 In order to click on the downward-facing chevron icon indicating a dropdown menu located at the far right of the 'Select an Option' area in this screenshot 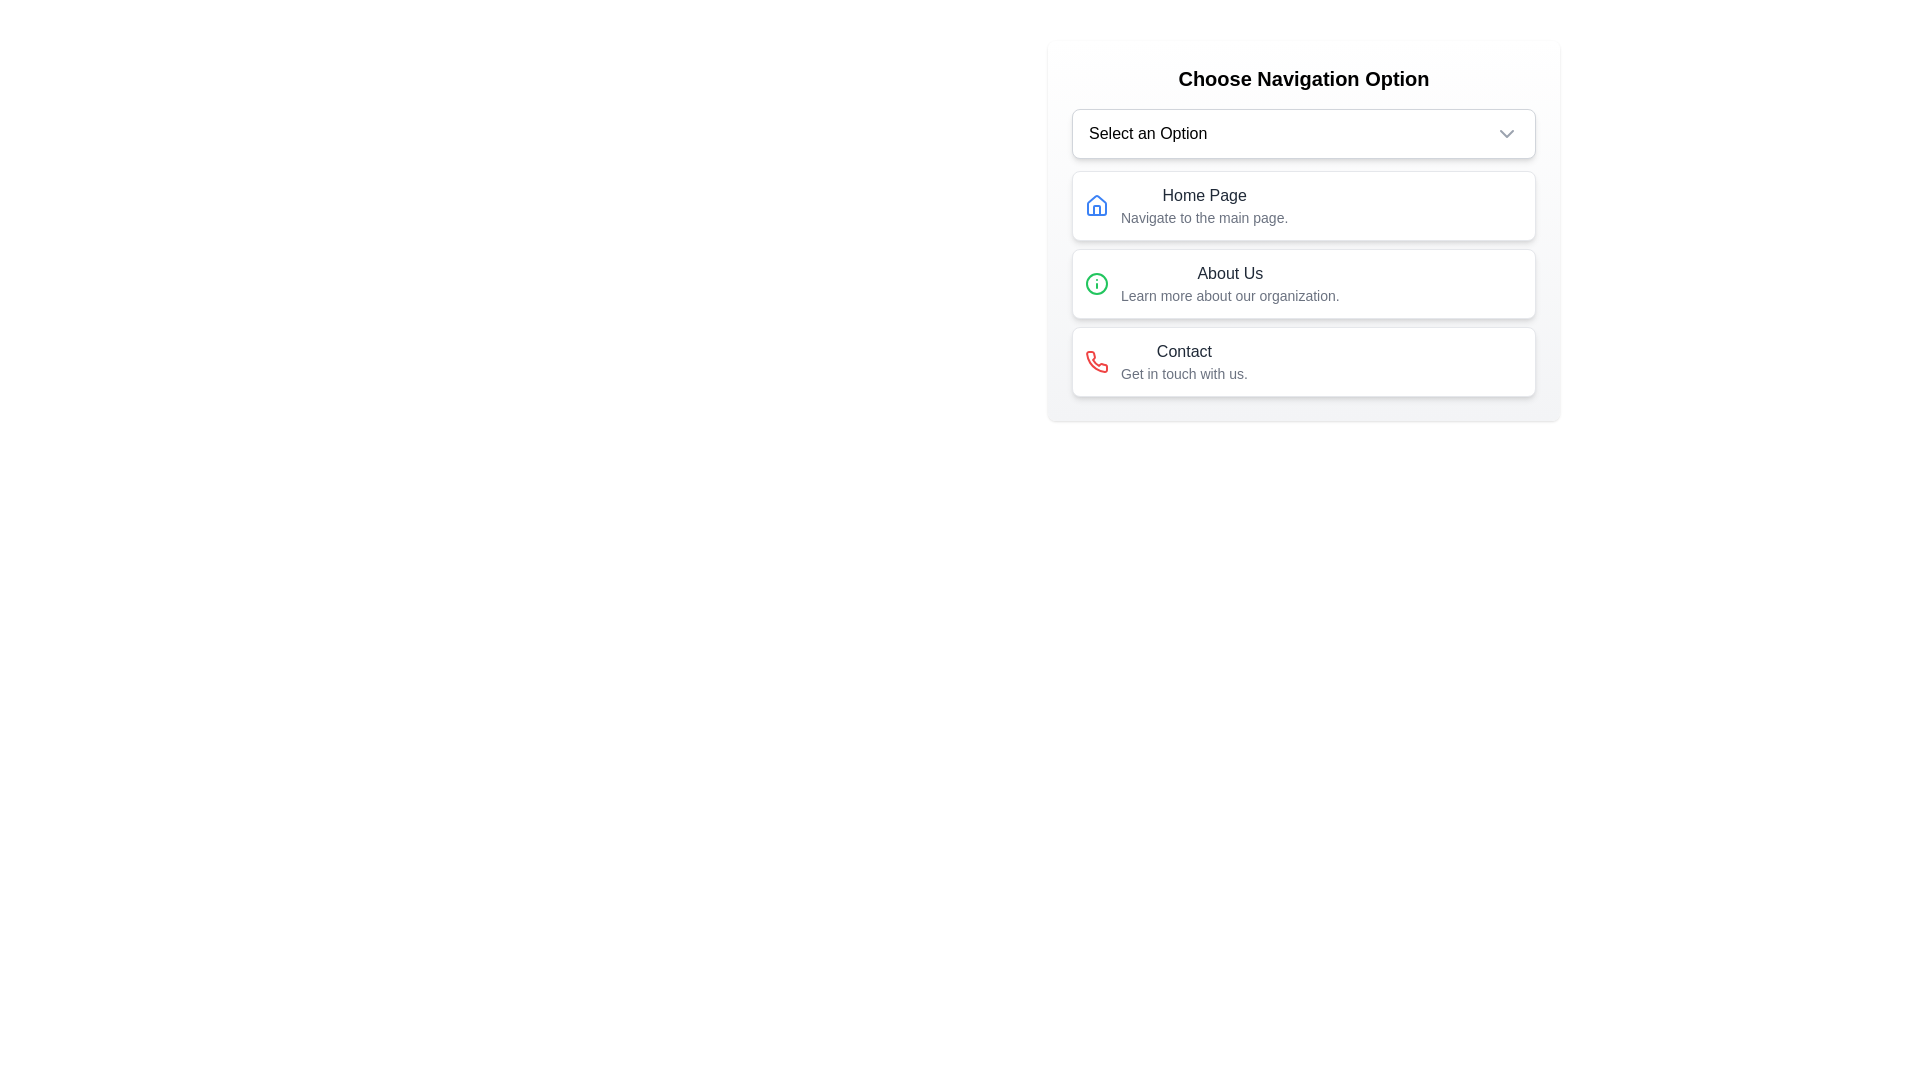, I will do `click(1507, 134)`.